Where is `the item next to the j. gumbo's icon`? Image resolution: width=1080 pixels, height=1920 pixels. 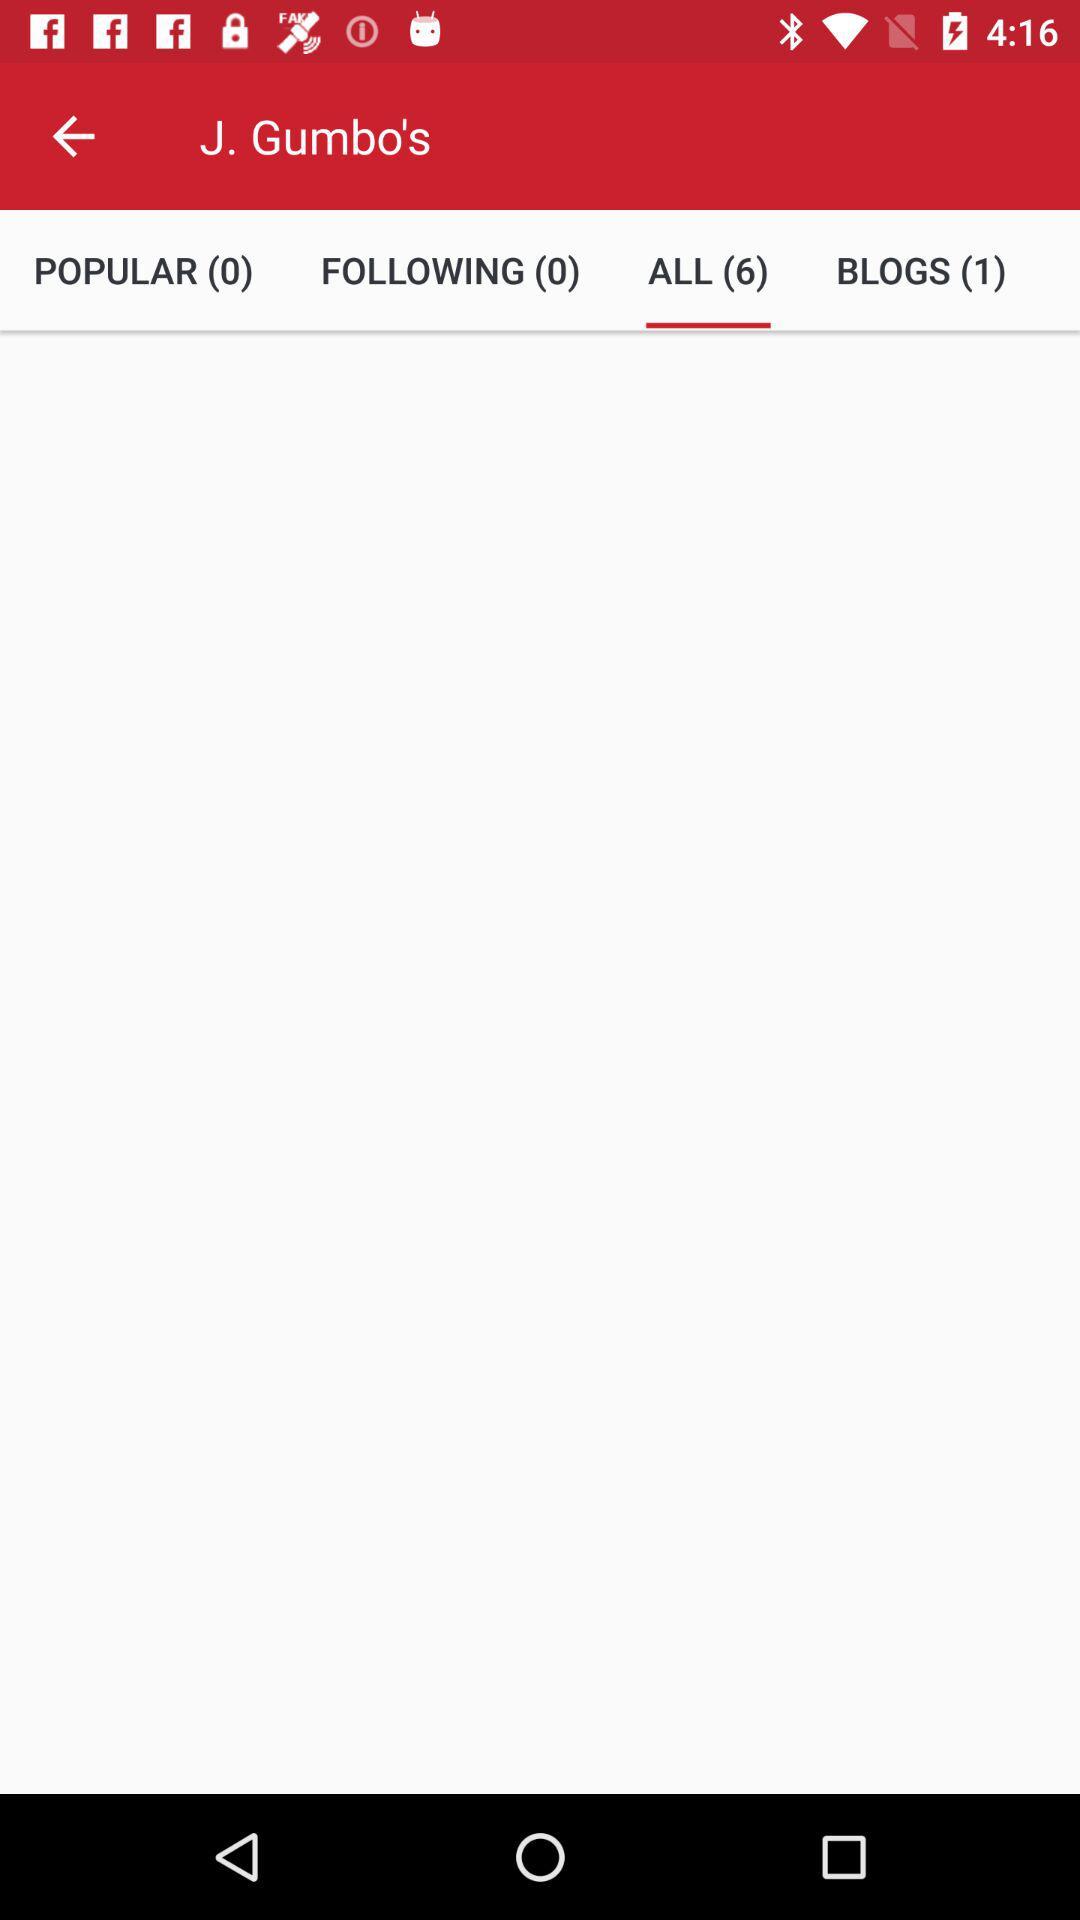 the item next to the j. gumbo's icon is located at coordinates (72, 135).